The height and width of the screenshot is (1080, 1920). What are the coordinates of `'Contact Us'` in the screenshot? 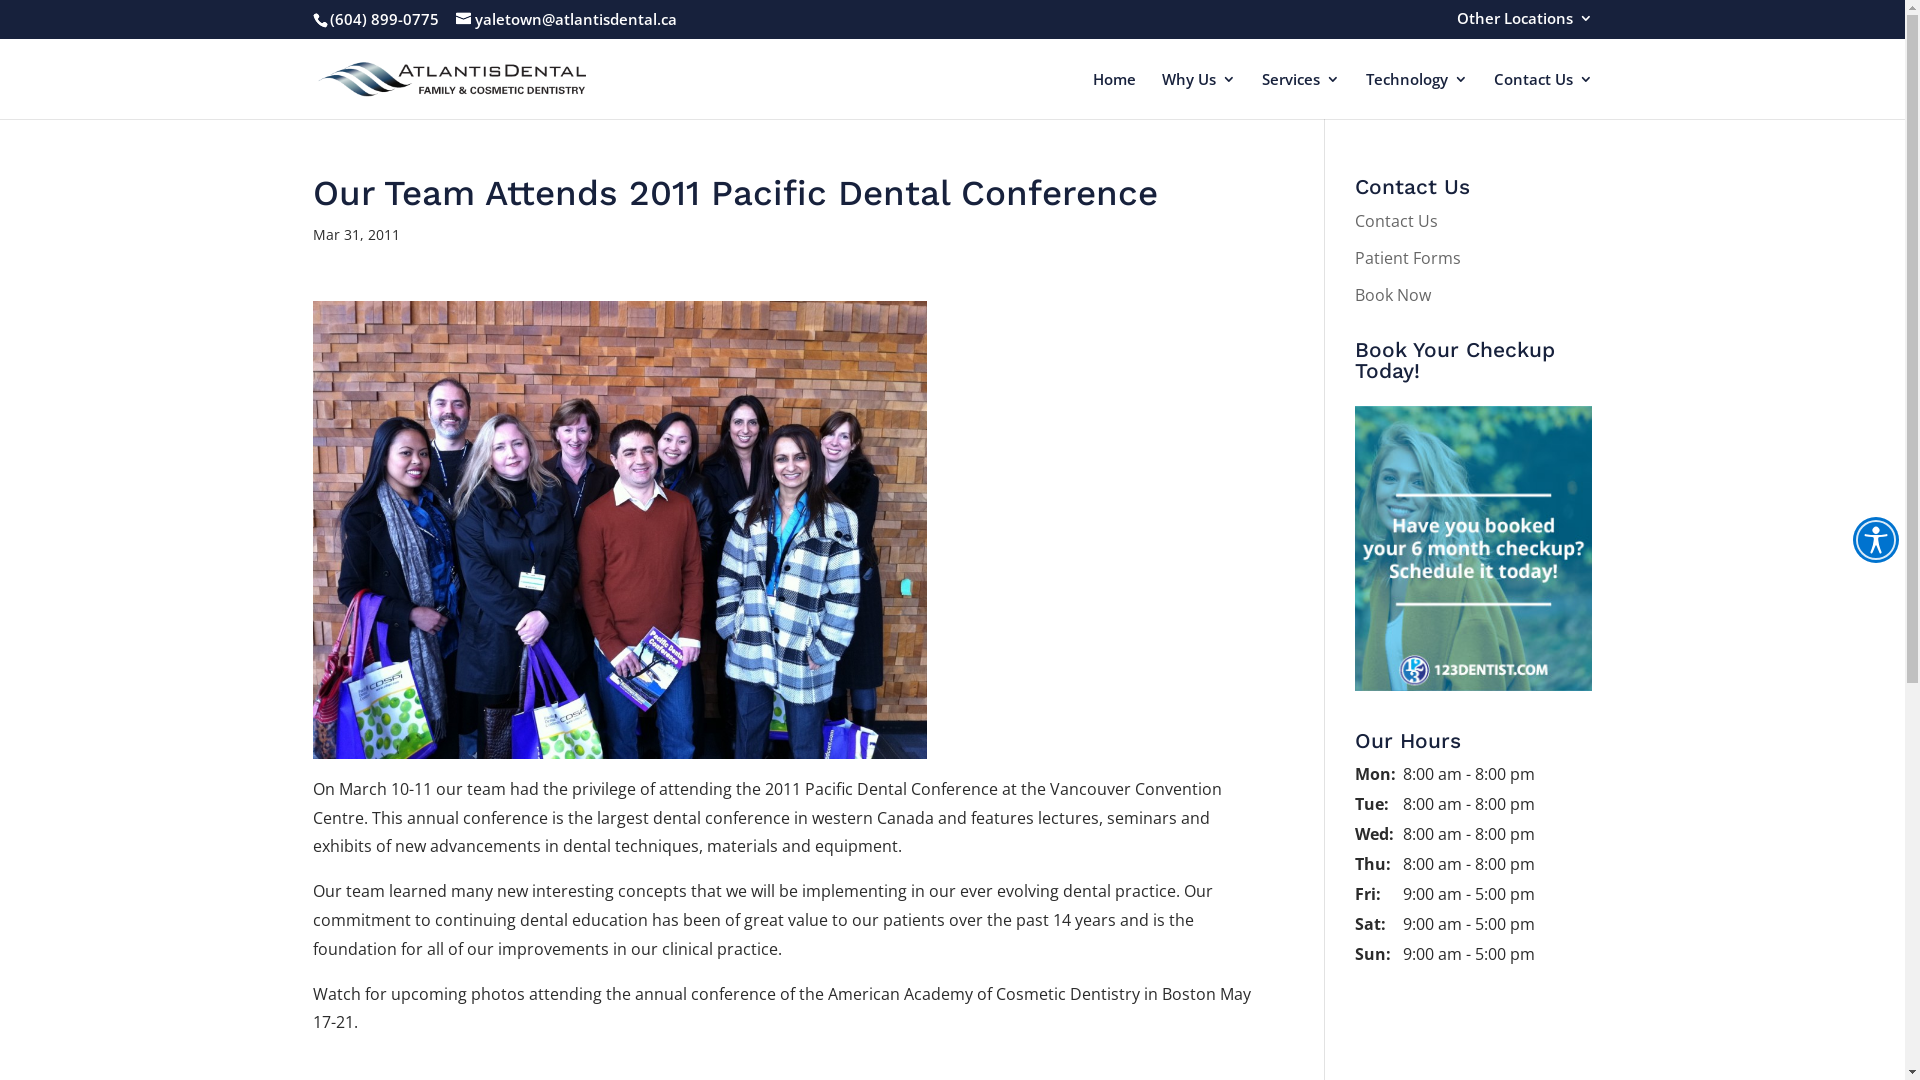 It's located at (1354, 220).